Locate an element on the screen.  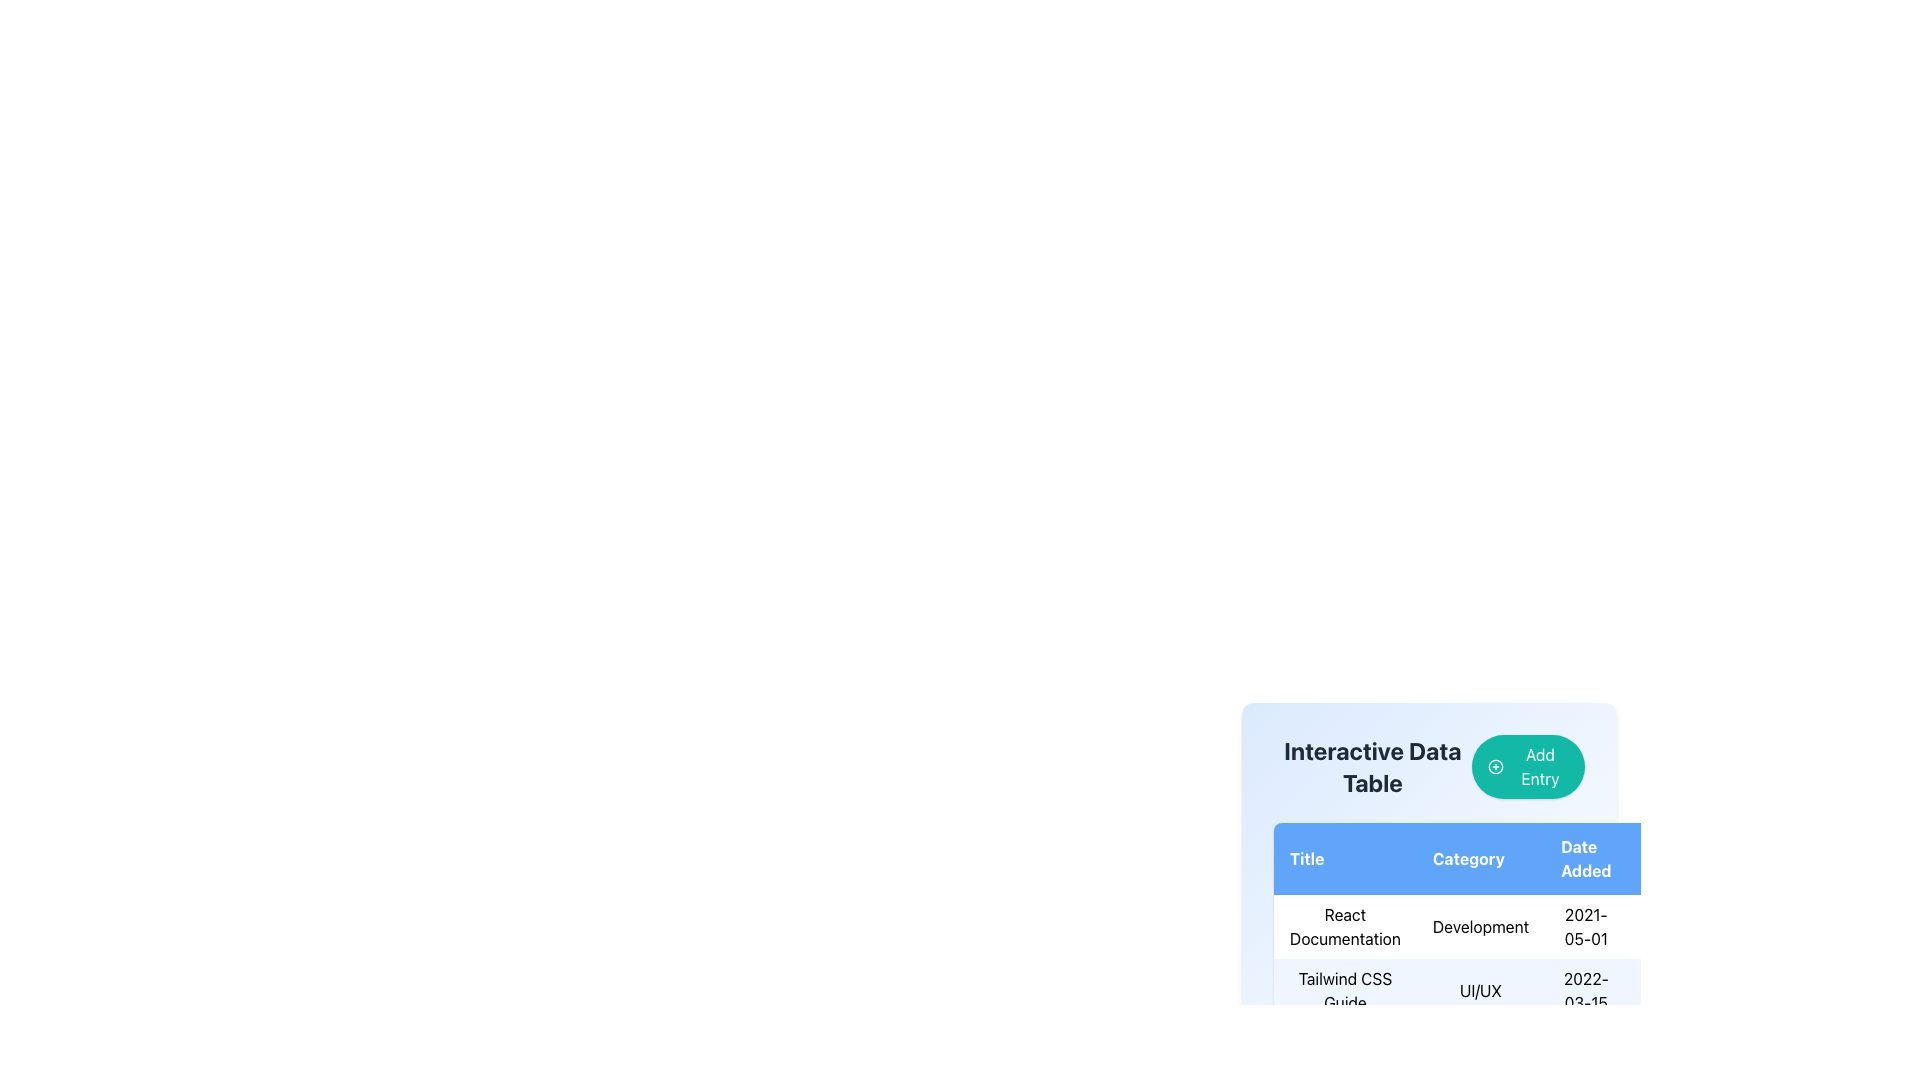
header text of the Table Header Row, which includes labels such as 'Title', 'Category', 'Date Added', and 'Actions'. This row is located directly below the section title 'Interactive Data Table' is located at coordinates (1496, 858).